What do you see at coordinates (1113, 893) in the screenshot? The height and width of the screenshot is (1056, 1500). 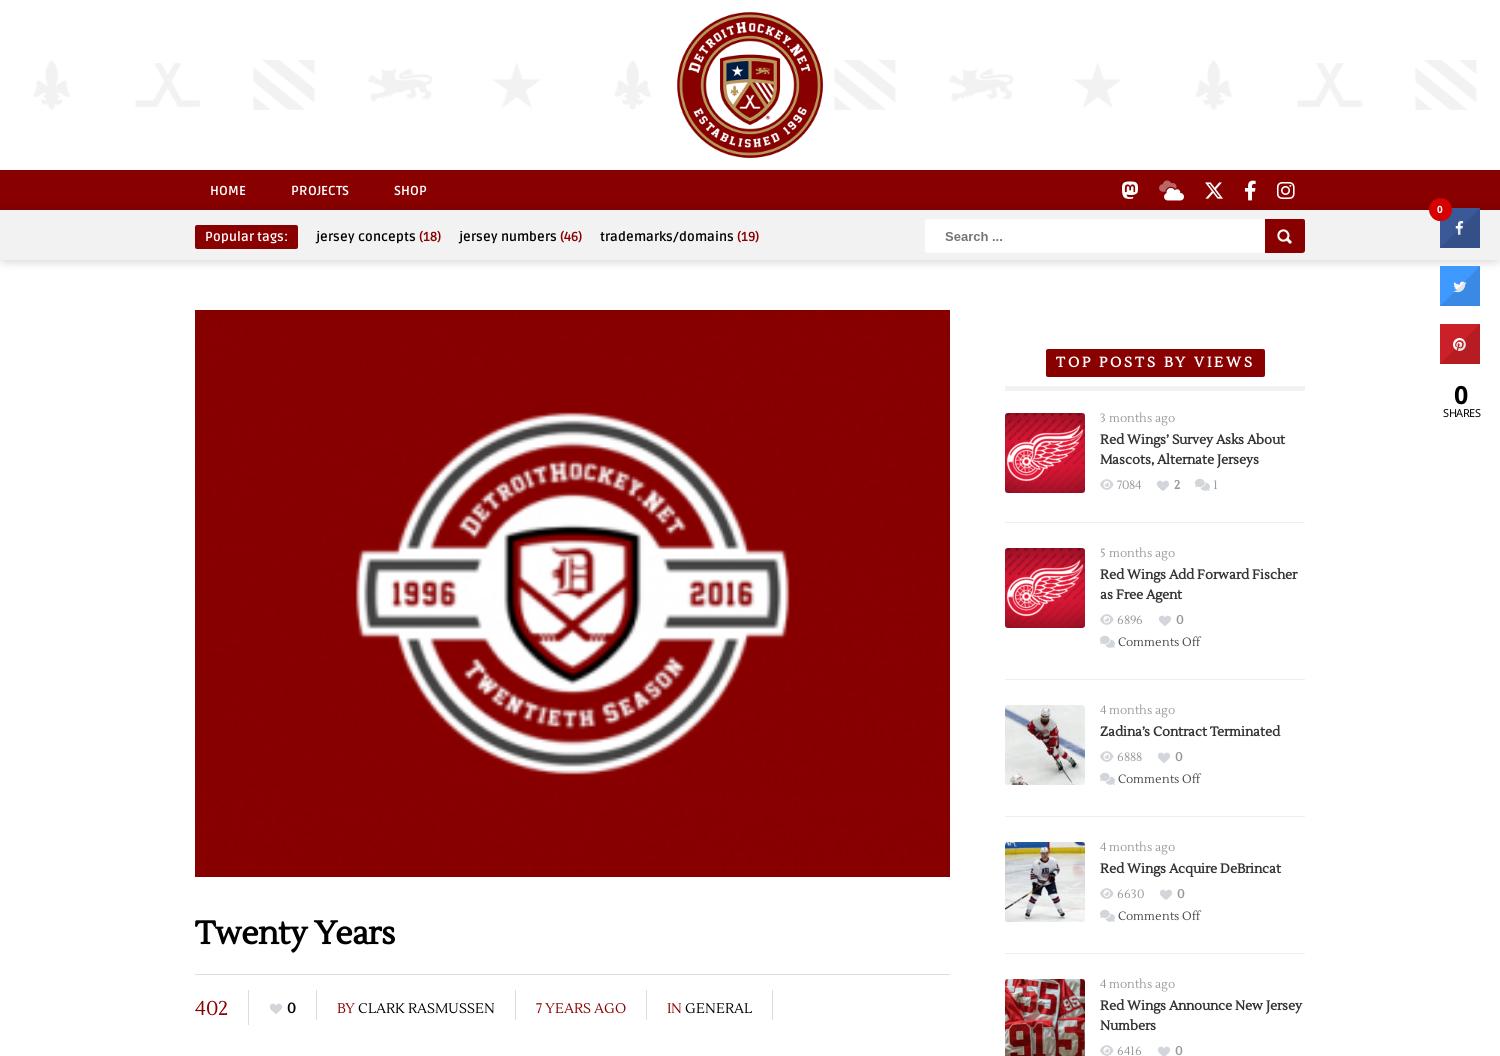 I see `'6630'` at bounding box center [1113, 893].